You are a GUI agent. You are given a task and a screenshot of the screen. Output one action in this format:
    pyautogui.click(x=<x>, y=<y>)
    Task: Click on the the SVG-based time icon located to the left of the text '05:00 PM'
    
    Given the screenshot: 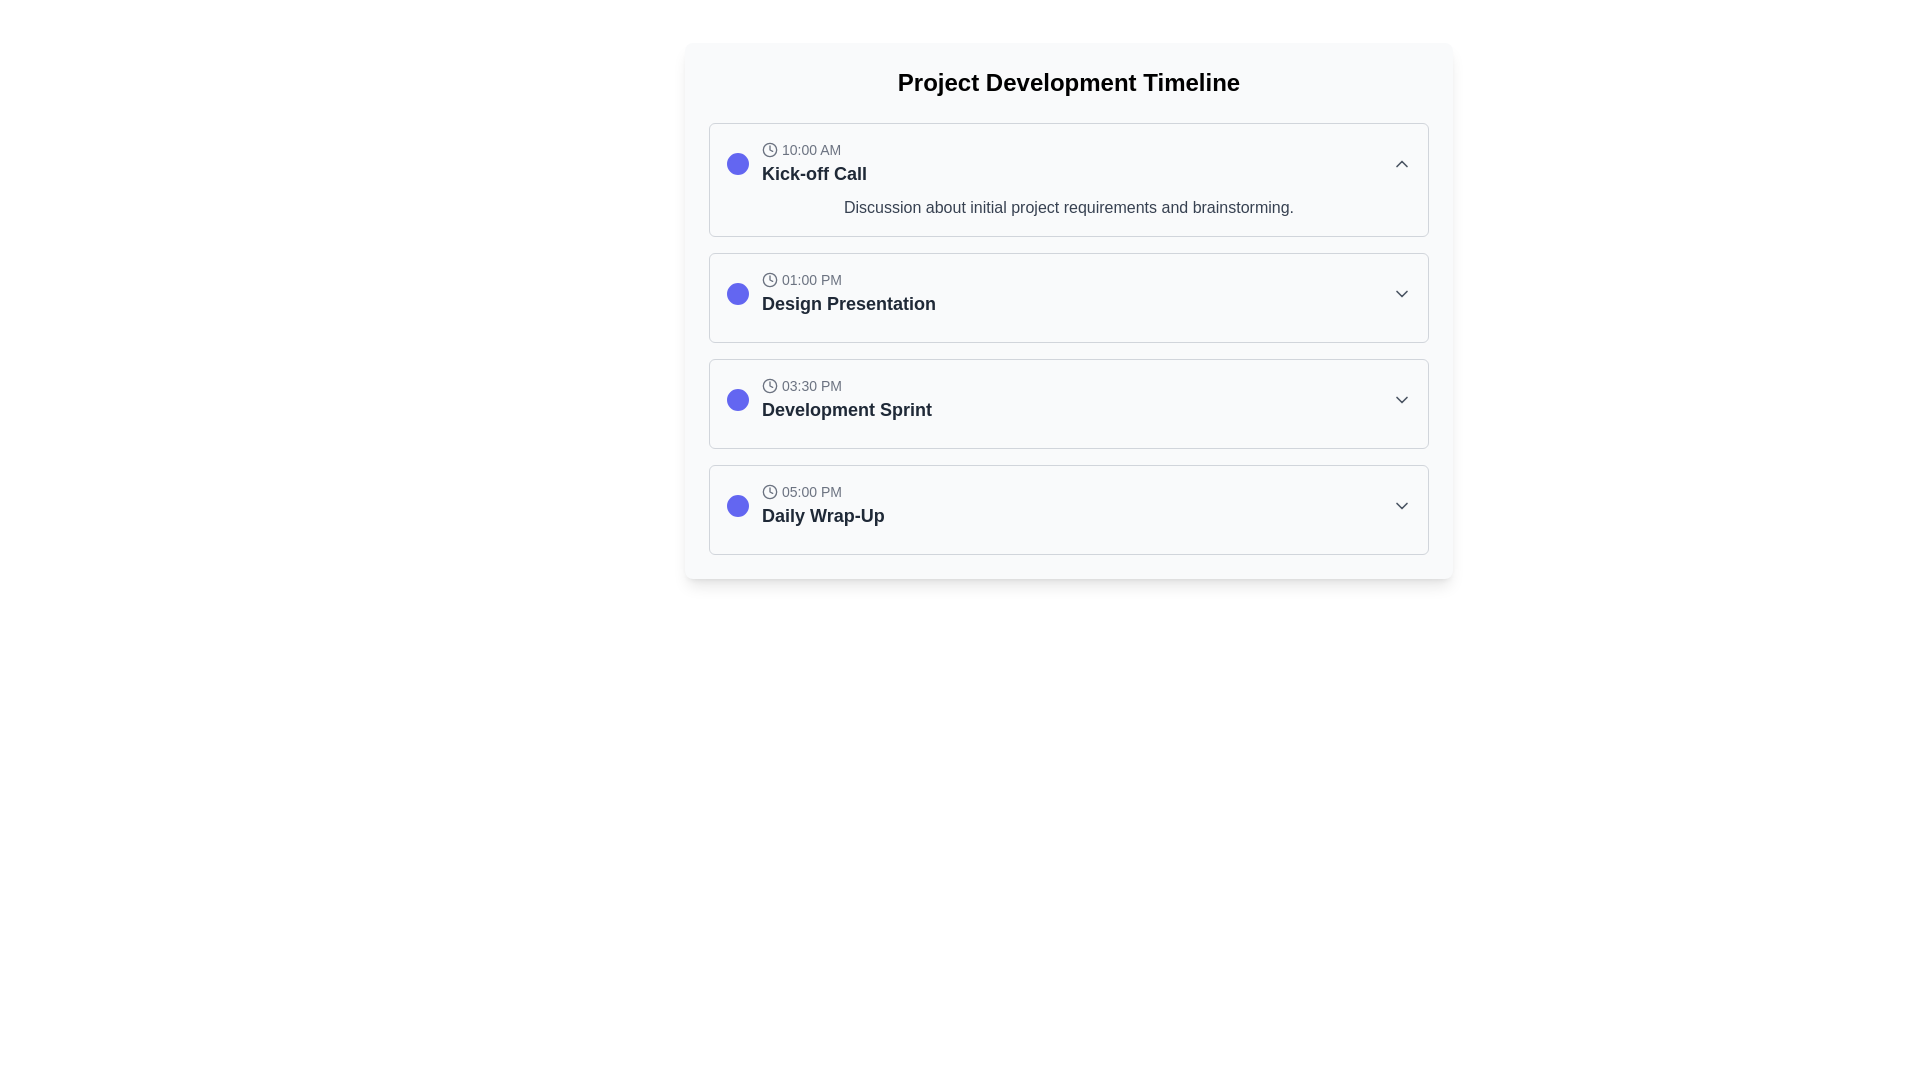 What is the action you would take?
    pyautogui.click(x=768, y=492)
    